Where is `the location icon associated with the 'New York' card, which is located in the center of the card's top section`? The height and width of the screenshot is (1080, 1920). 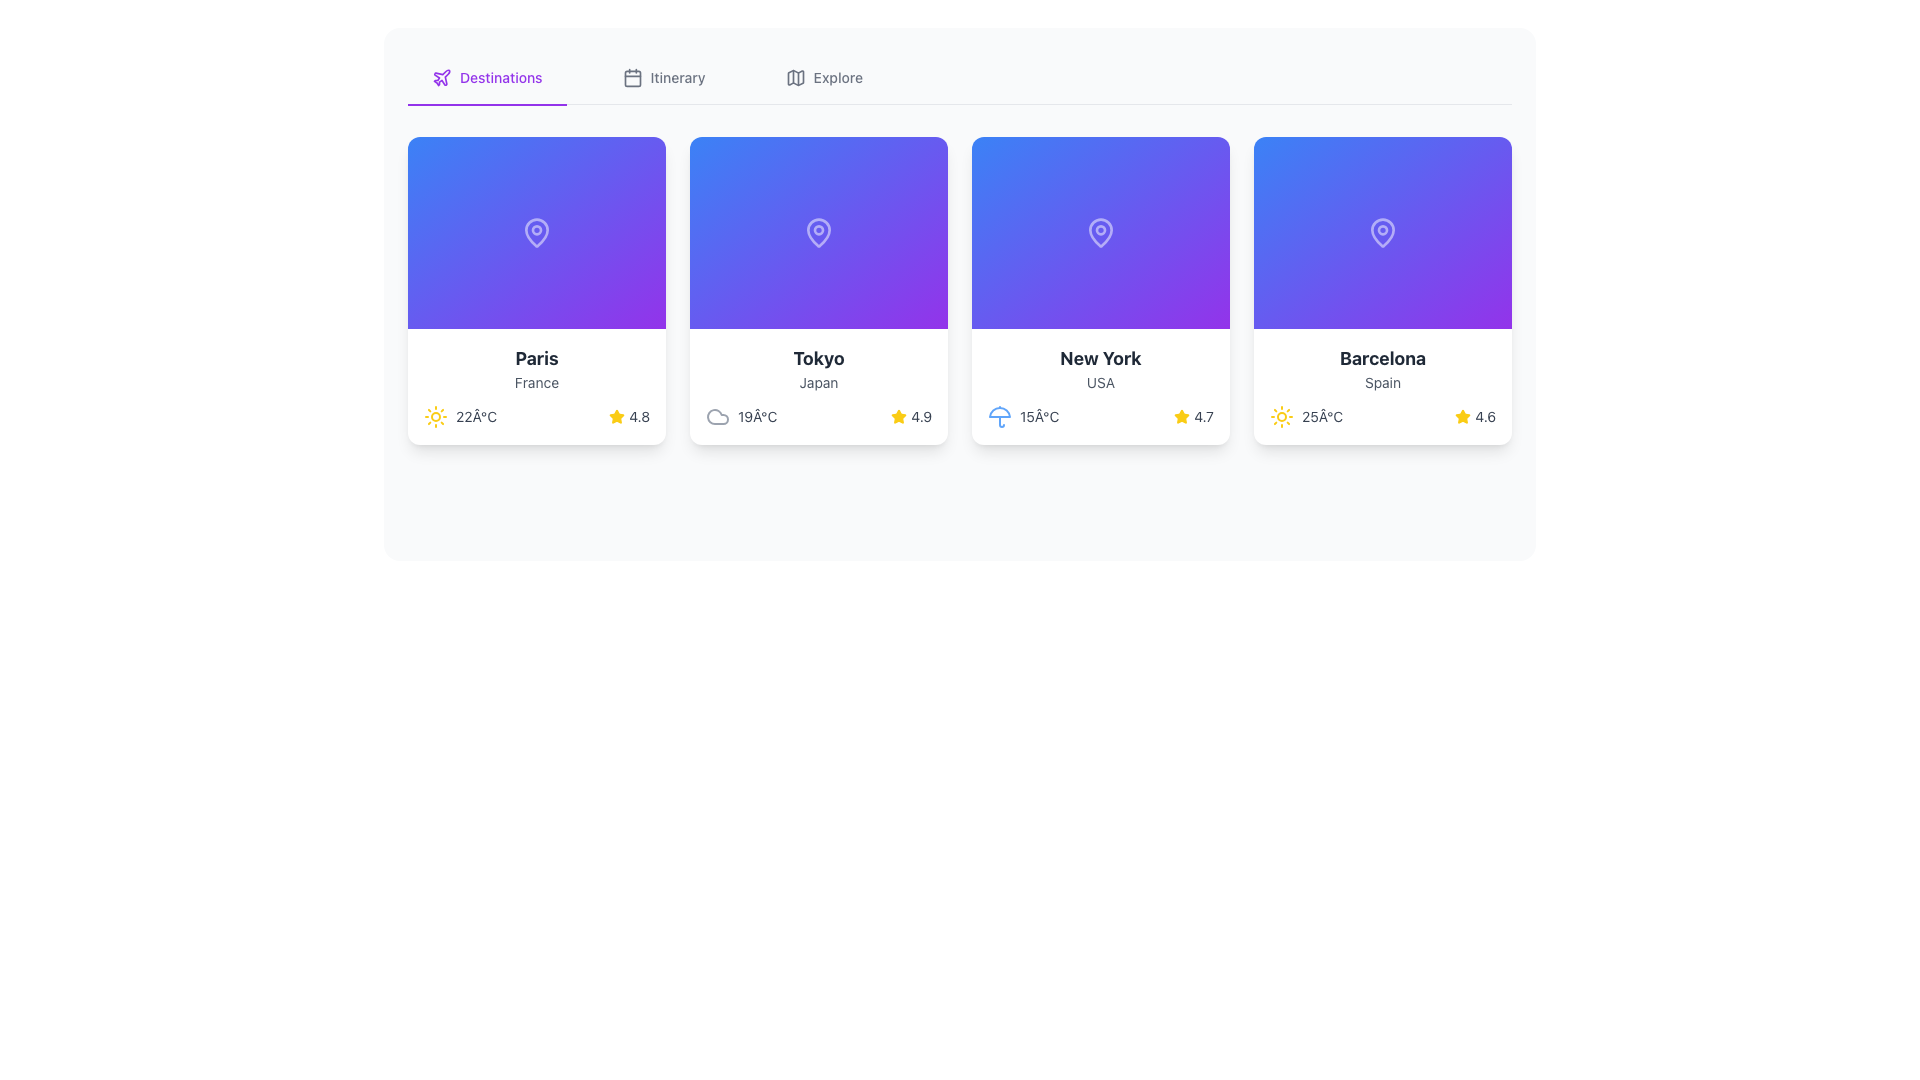 the location icon associated with the 'New York' card, which is located in the center of the card's top section is located at coordinates (1099, 231).